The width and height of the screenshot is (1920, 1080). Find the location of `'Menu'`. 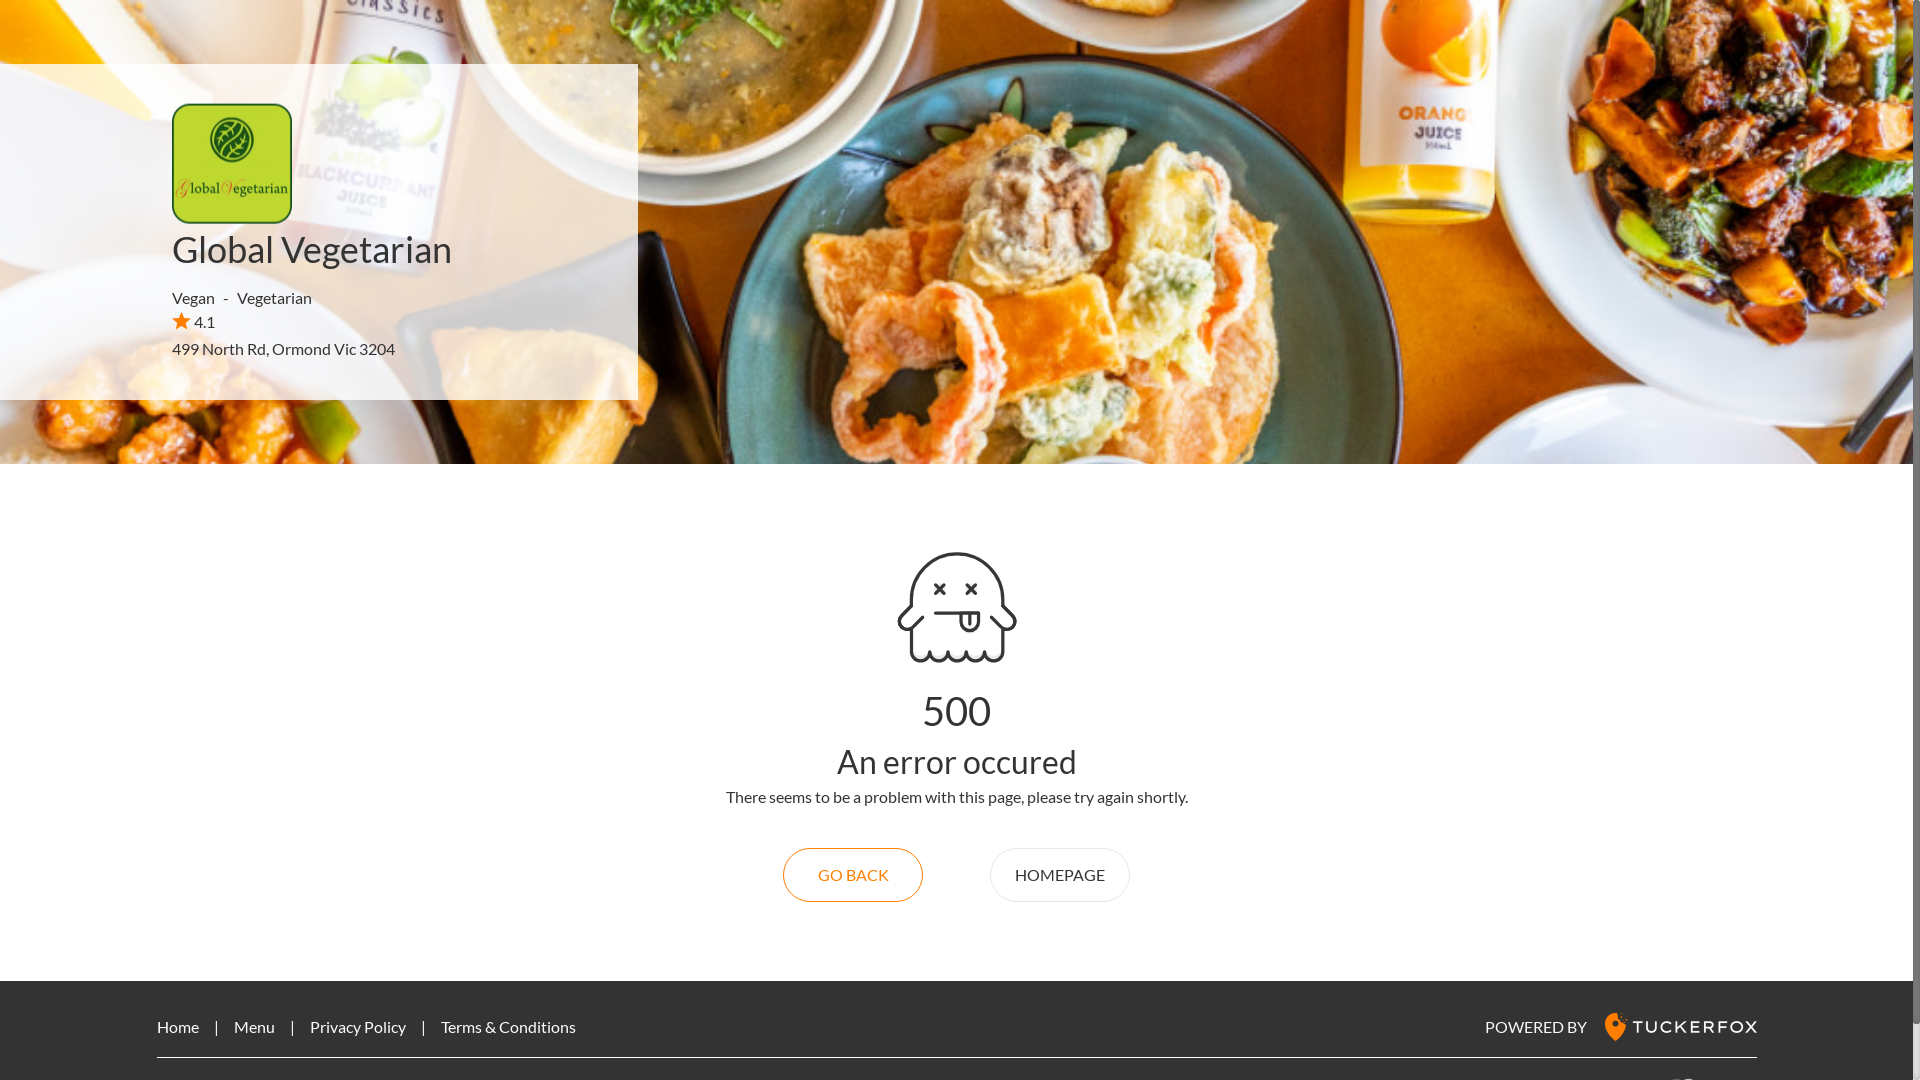

'Menu' is located at coordinates (253, 1026).